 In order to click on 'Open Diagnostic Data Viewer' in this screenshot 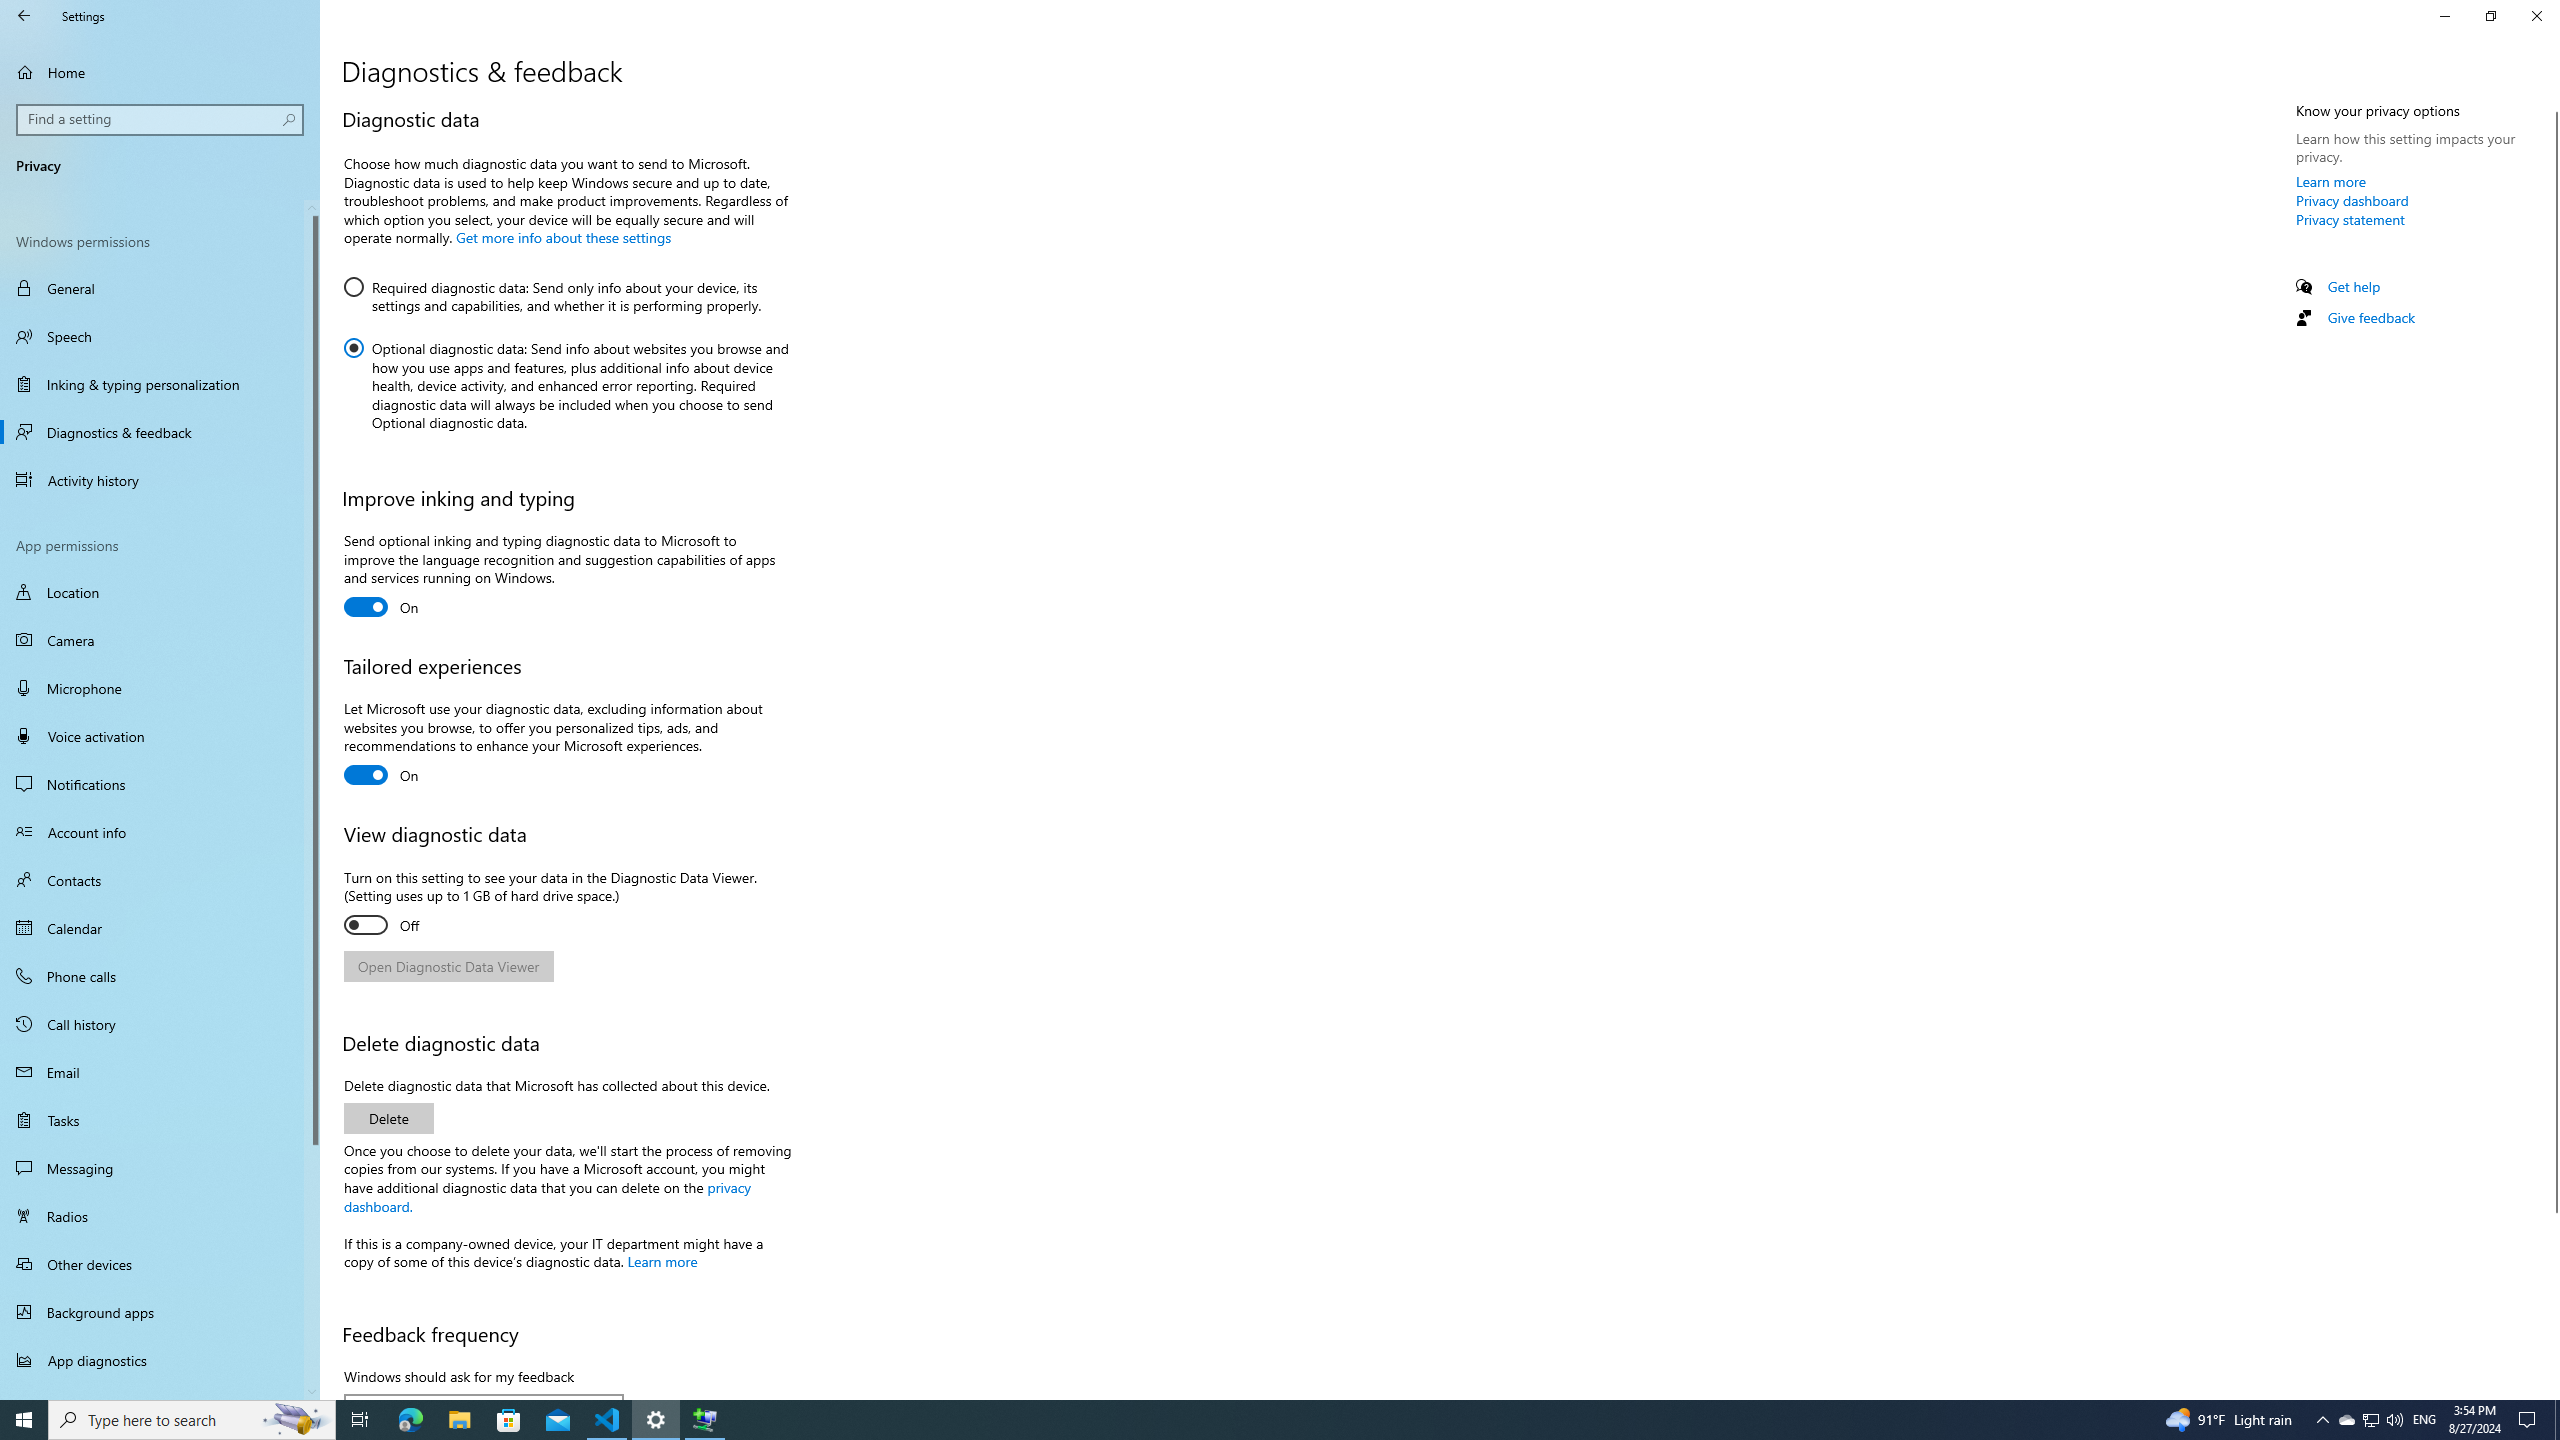, I will do `click(448, 965)`.